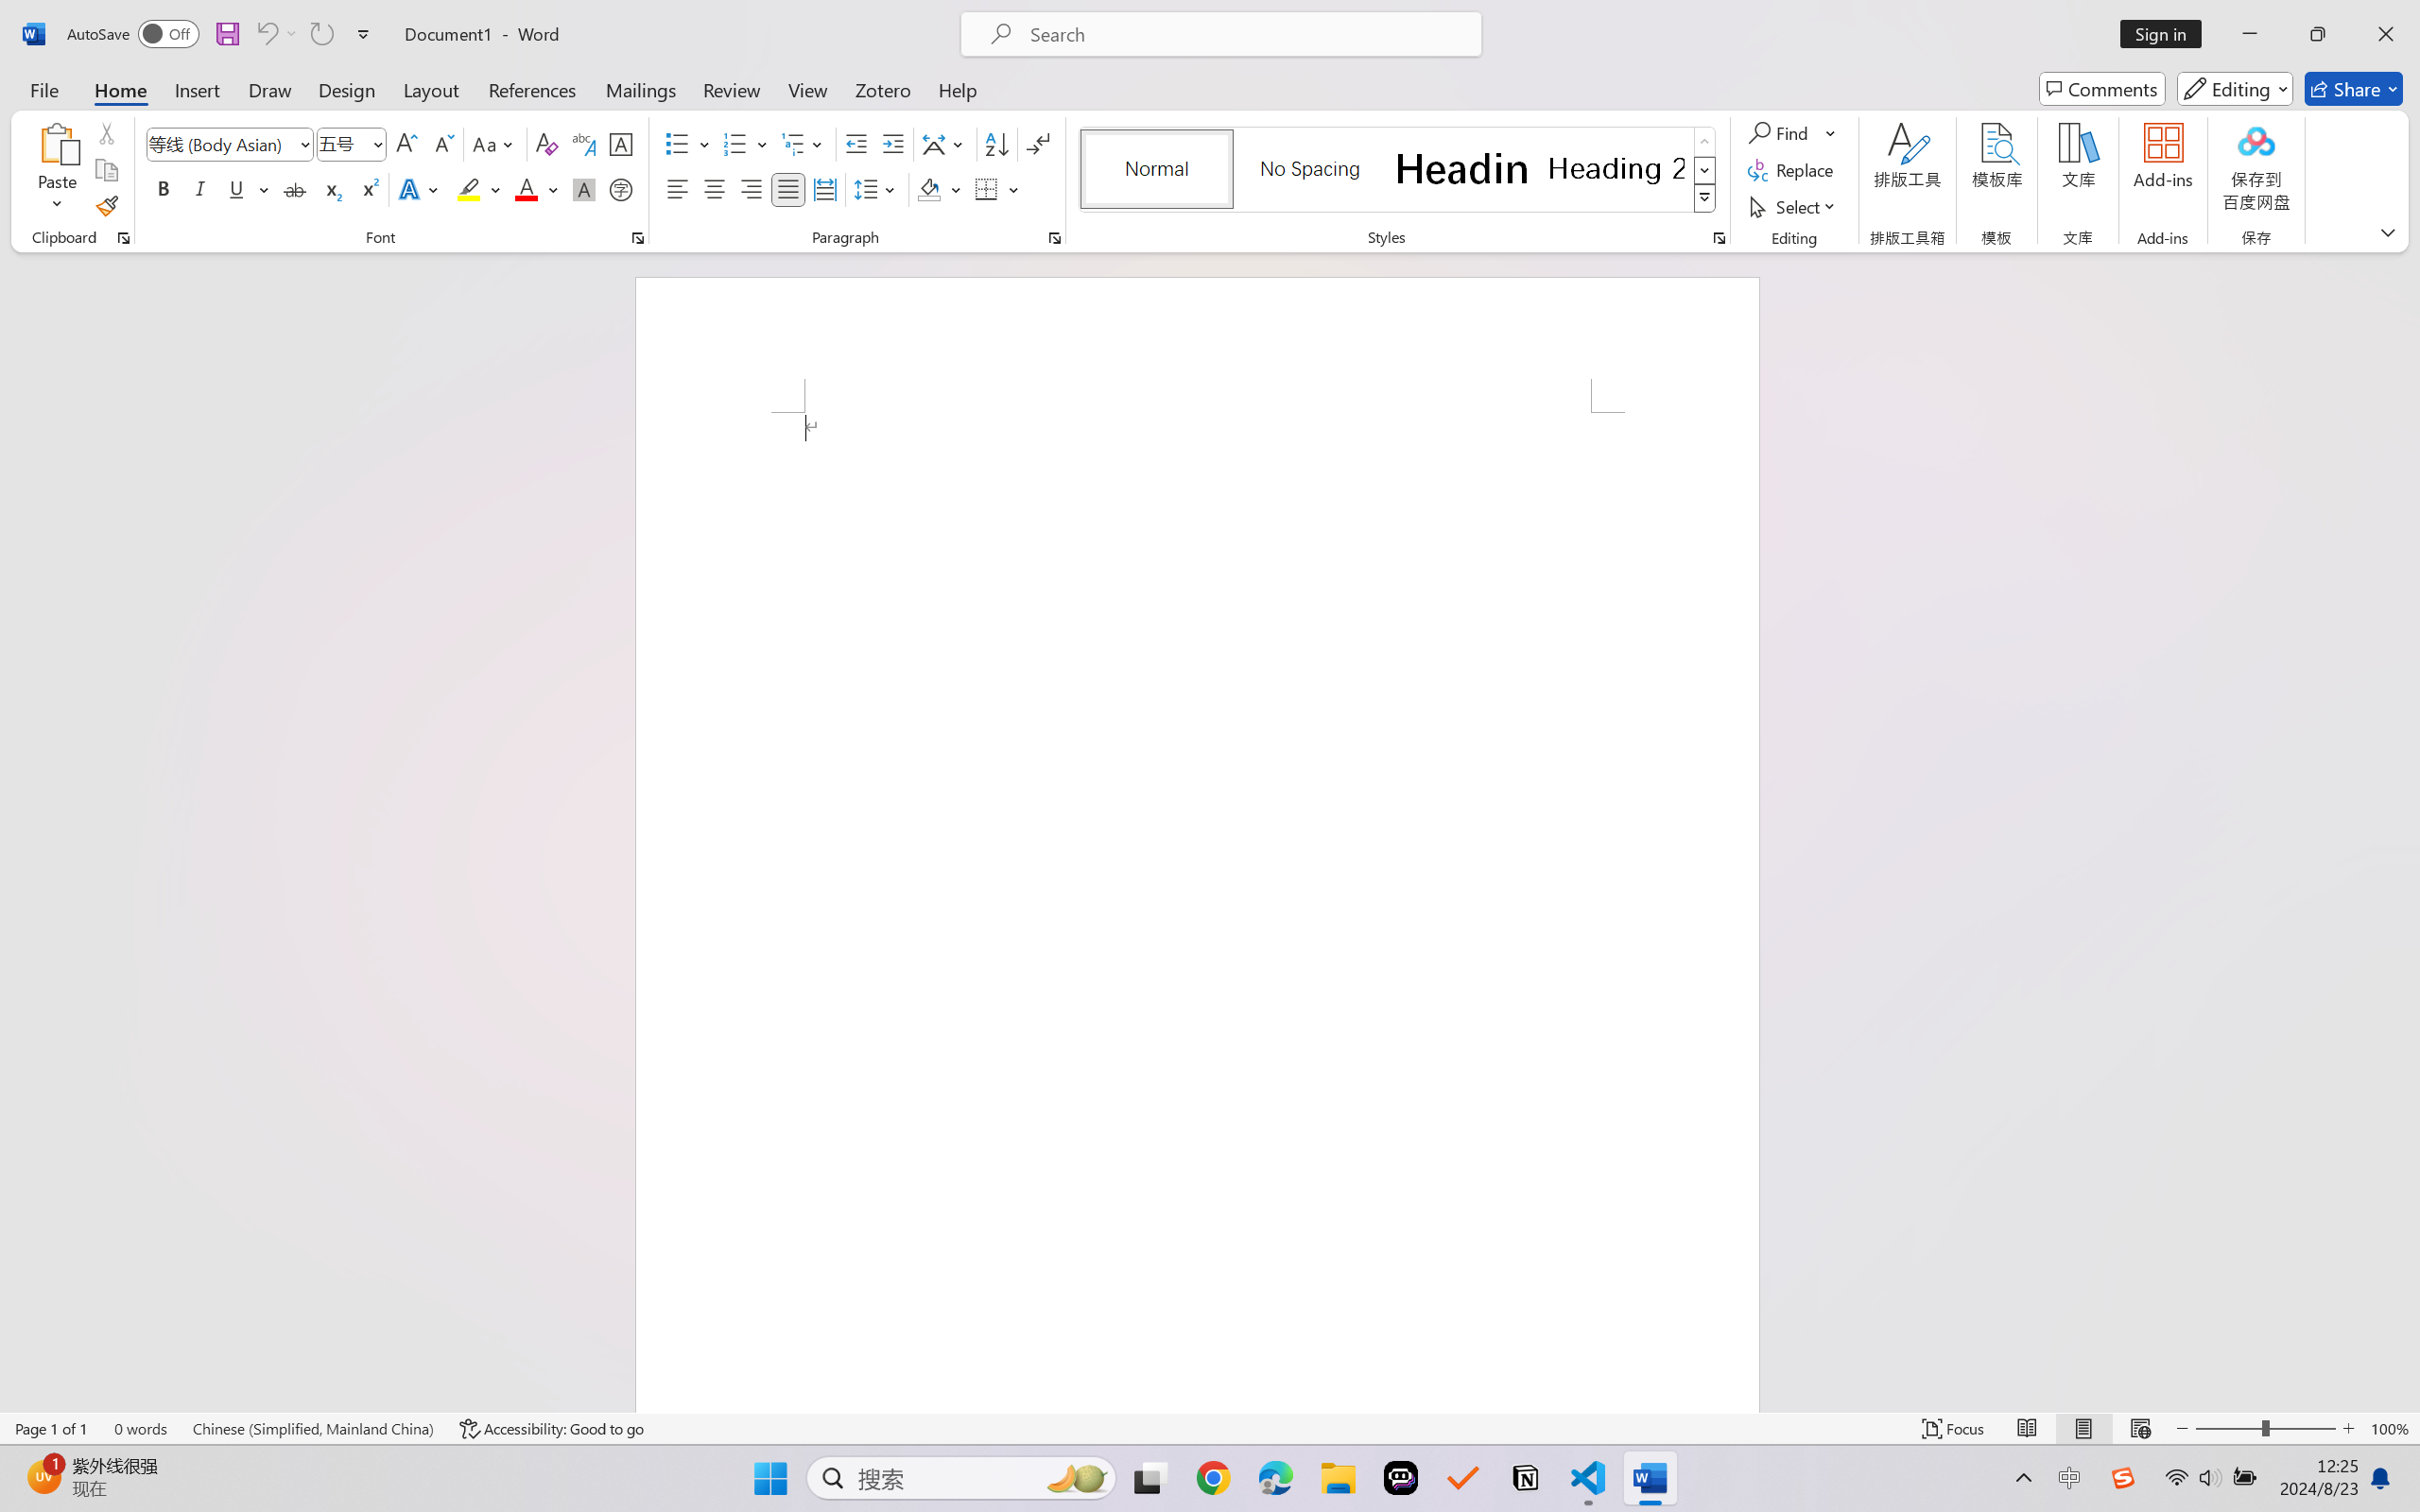 The height and width of the screenshot is (1512, 2420). I want to click on 'Sign in', so click(2168, 33).